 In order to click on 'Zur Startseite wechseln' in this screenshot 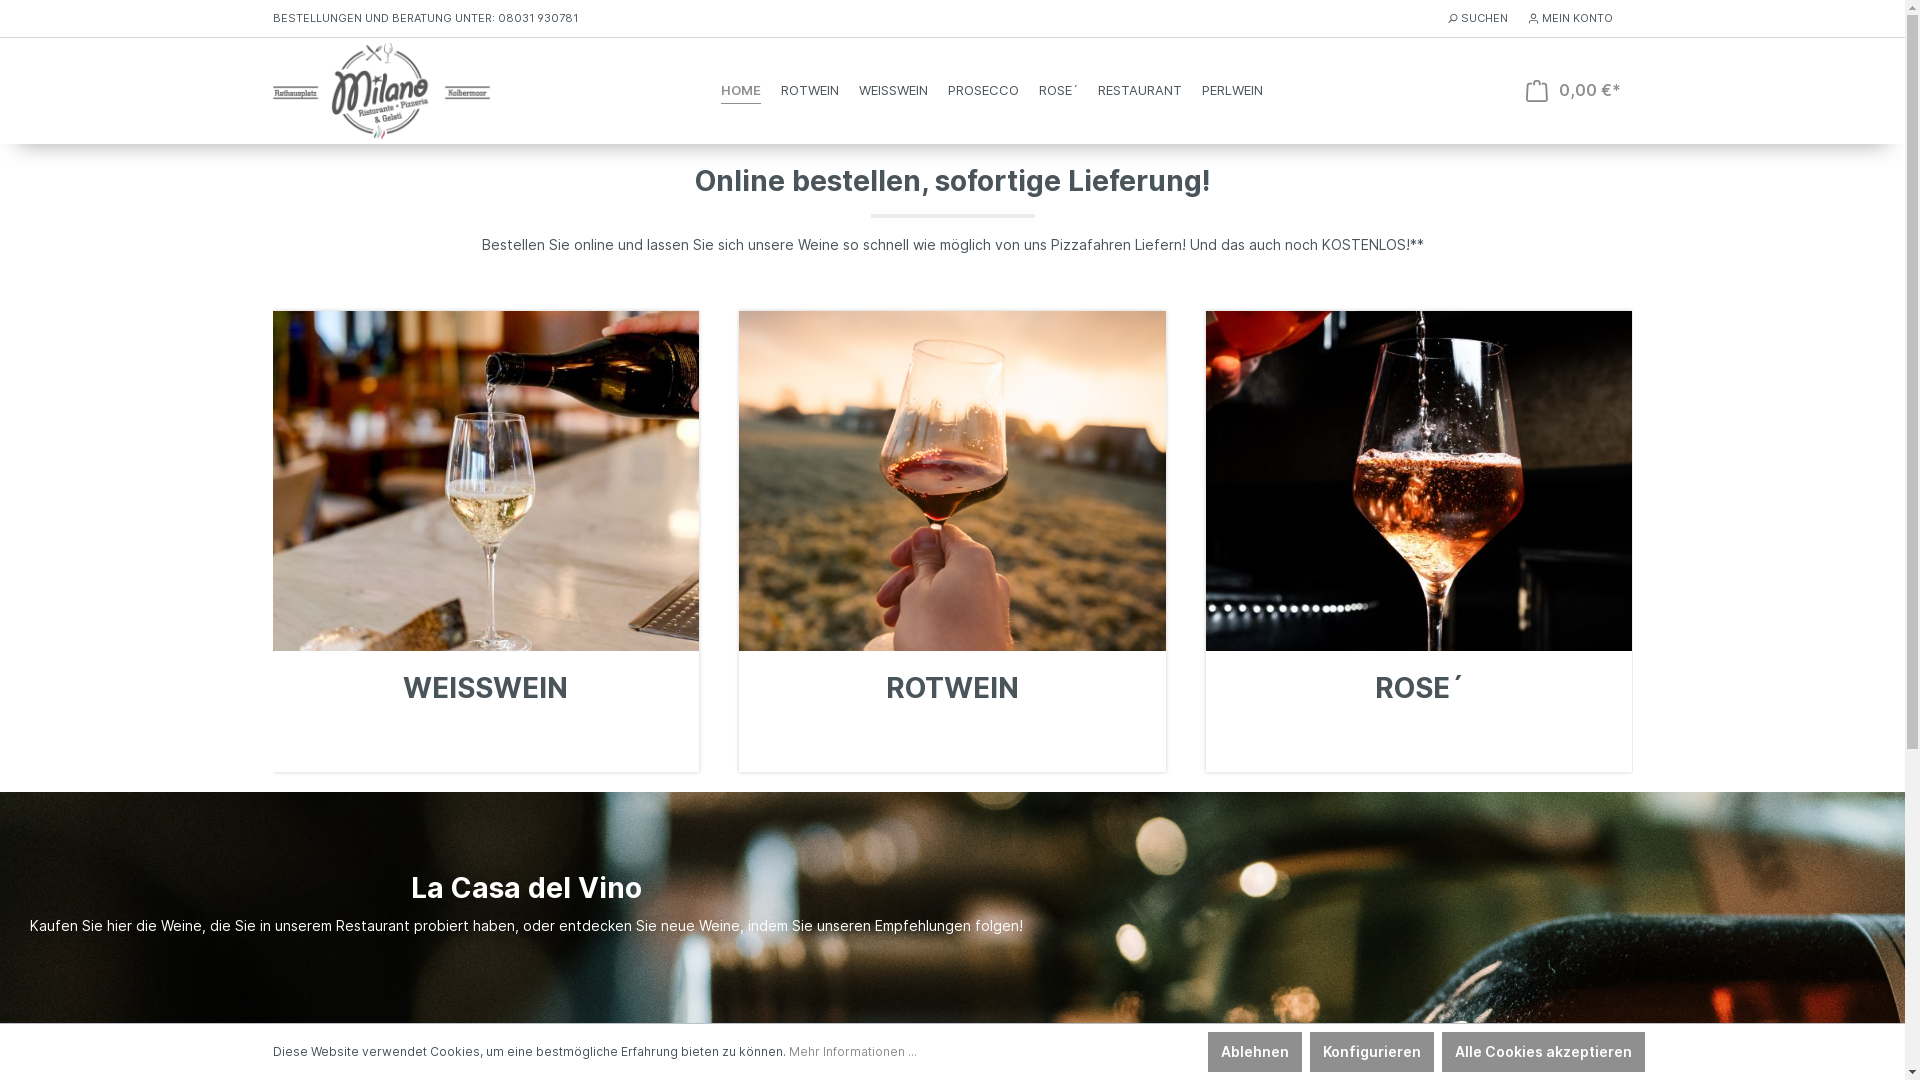, I will do `click(271, 88)`.